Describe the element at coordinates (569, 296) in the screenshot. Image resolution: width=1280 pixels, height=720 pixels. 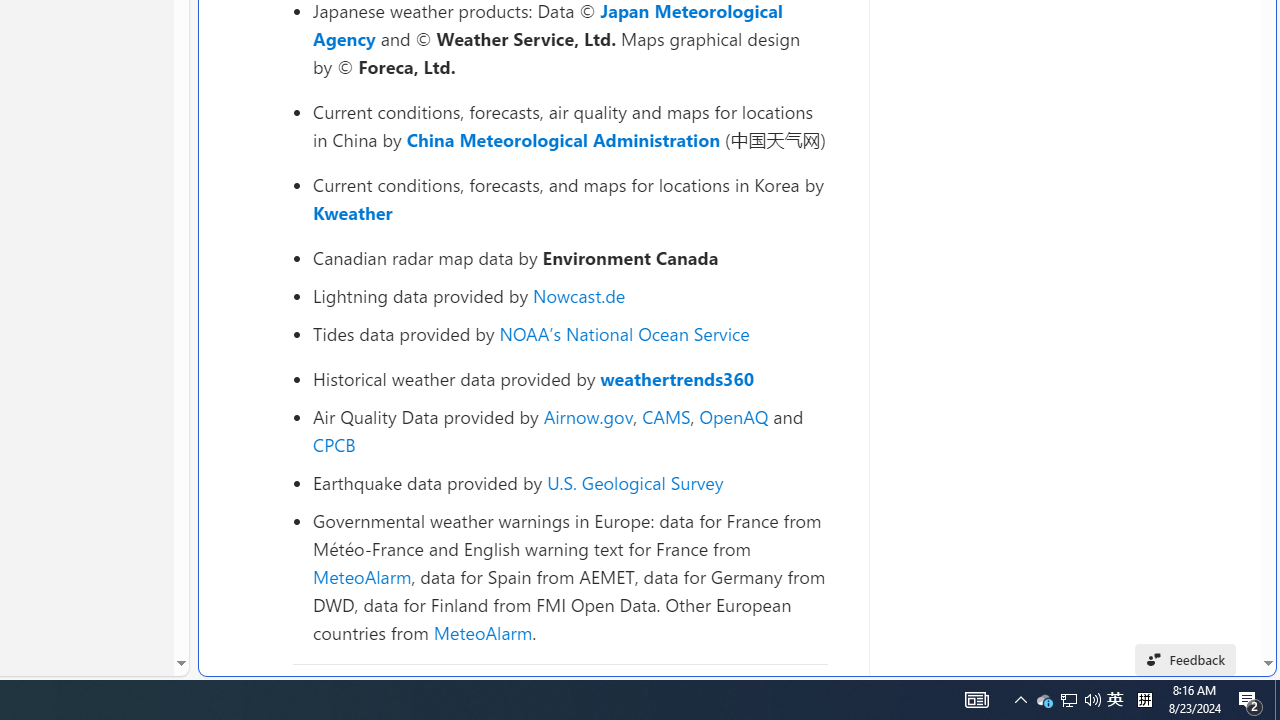
I see `'Lightning data provided by Nowcast.de'` at that location.